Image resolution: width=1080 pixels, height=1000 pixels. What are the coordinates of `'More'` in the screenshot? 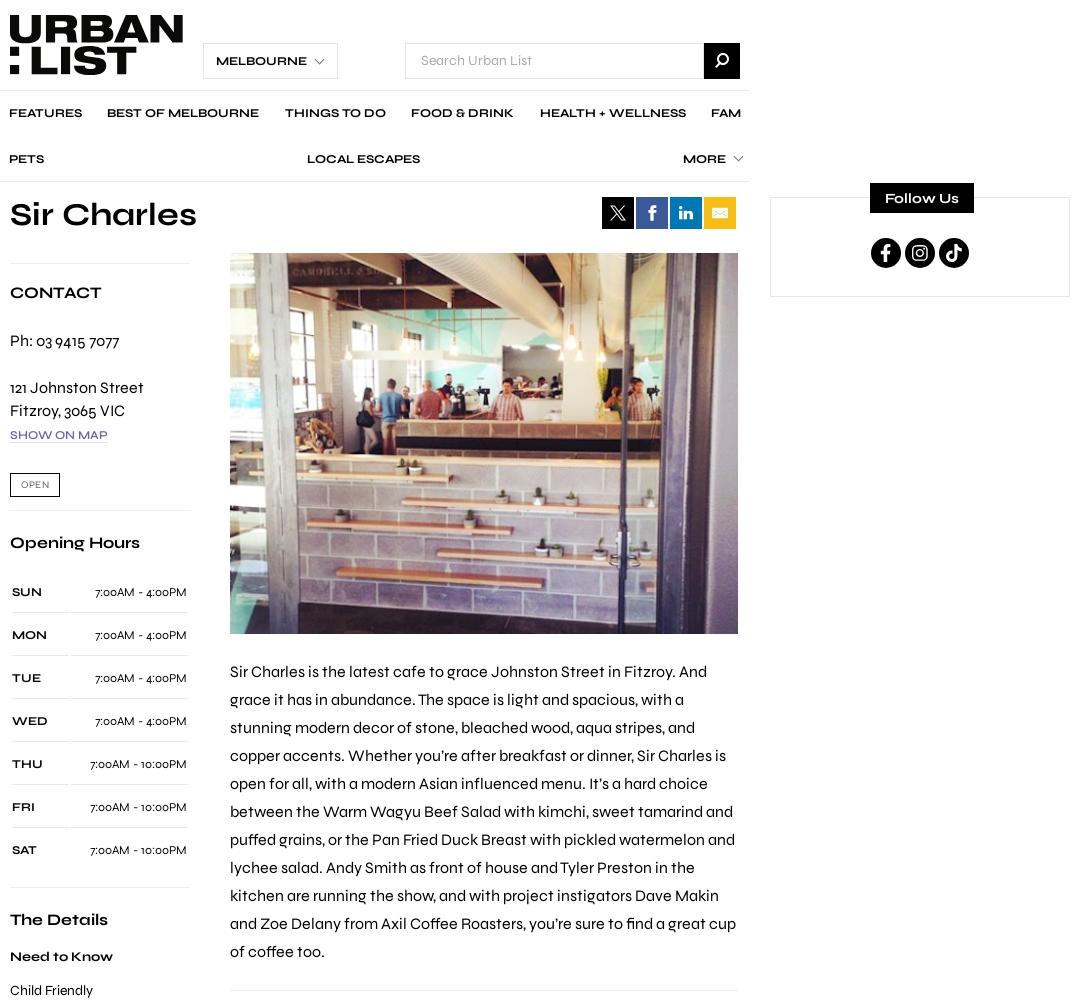 It's located at (703, 159).